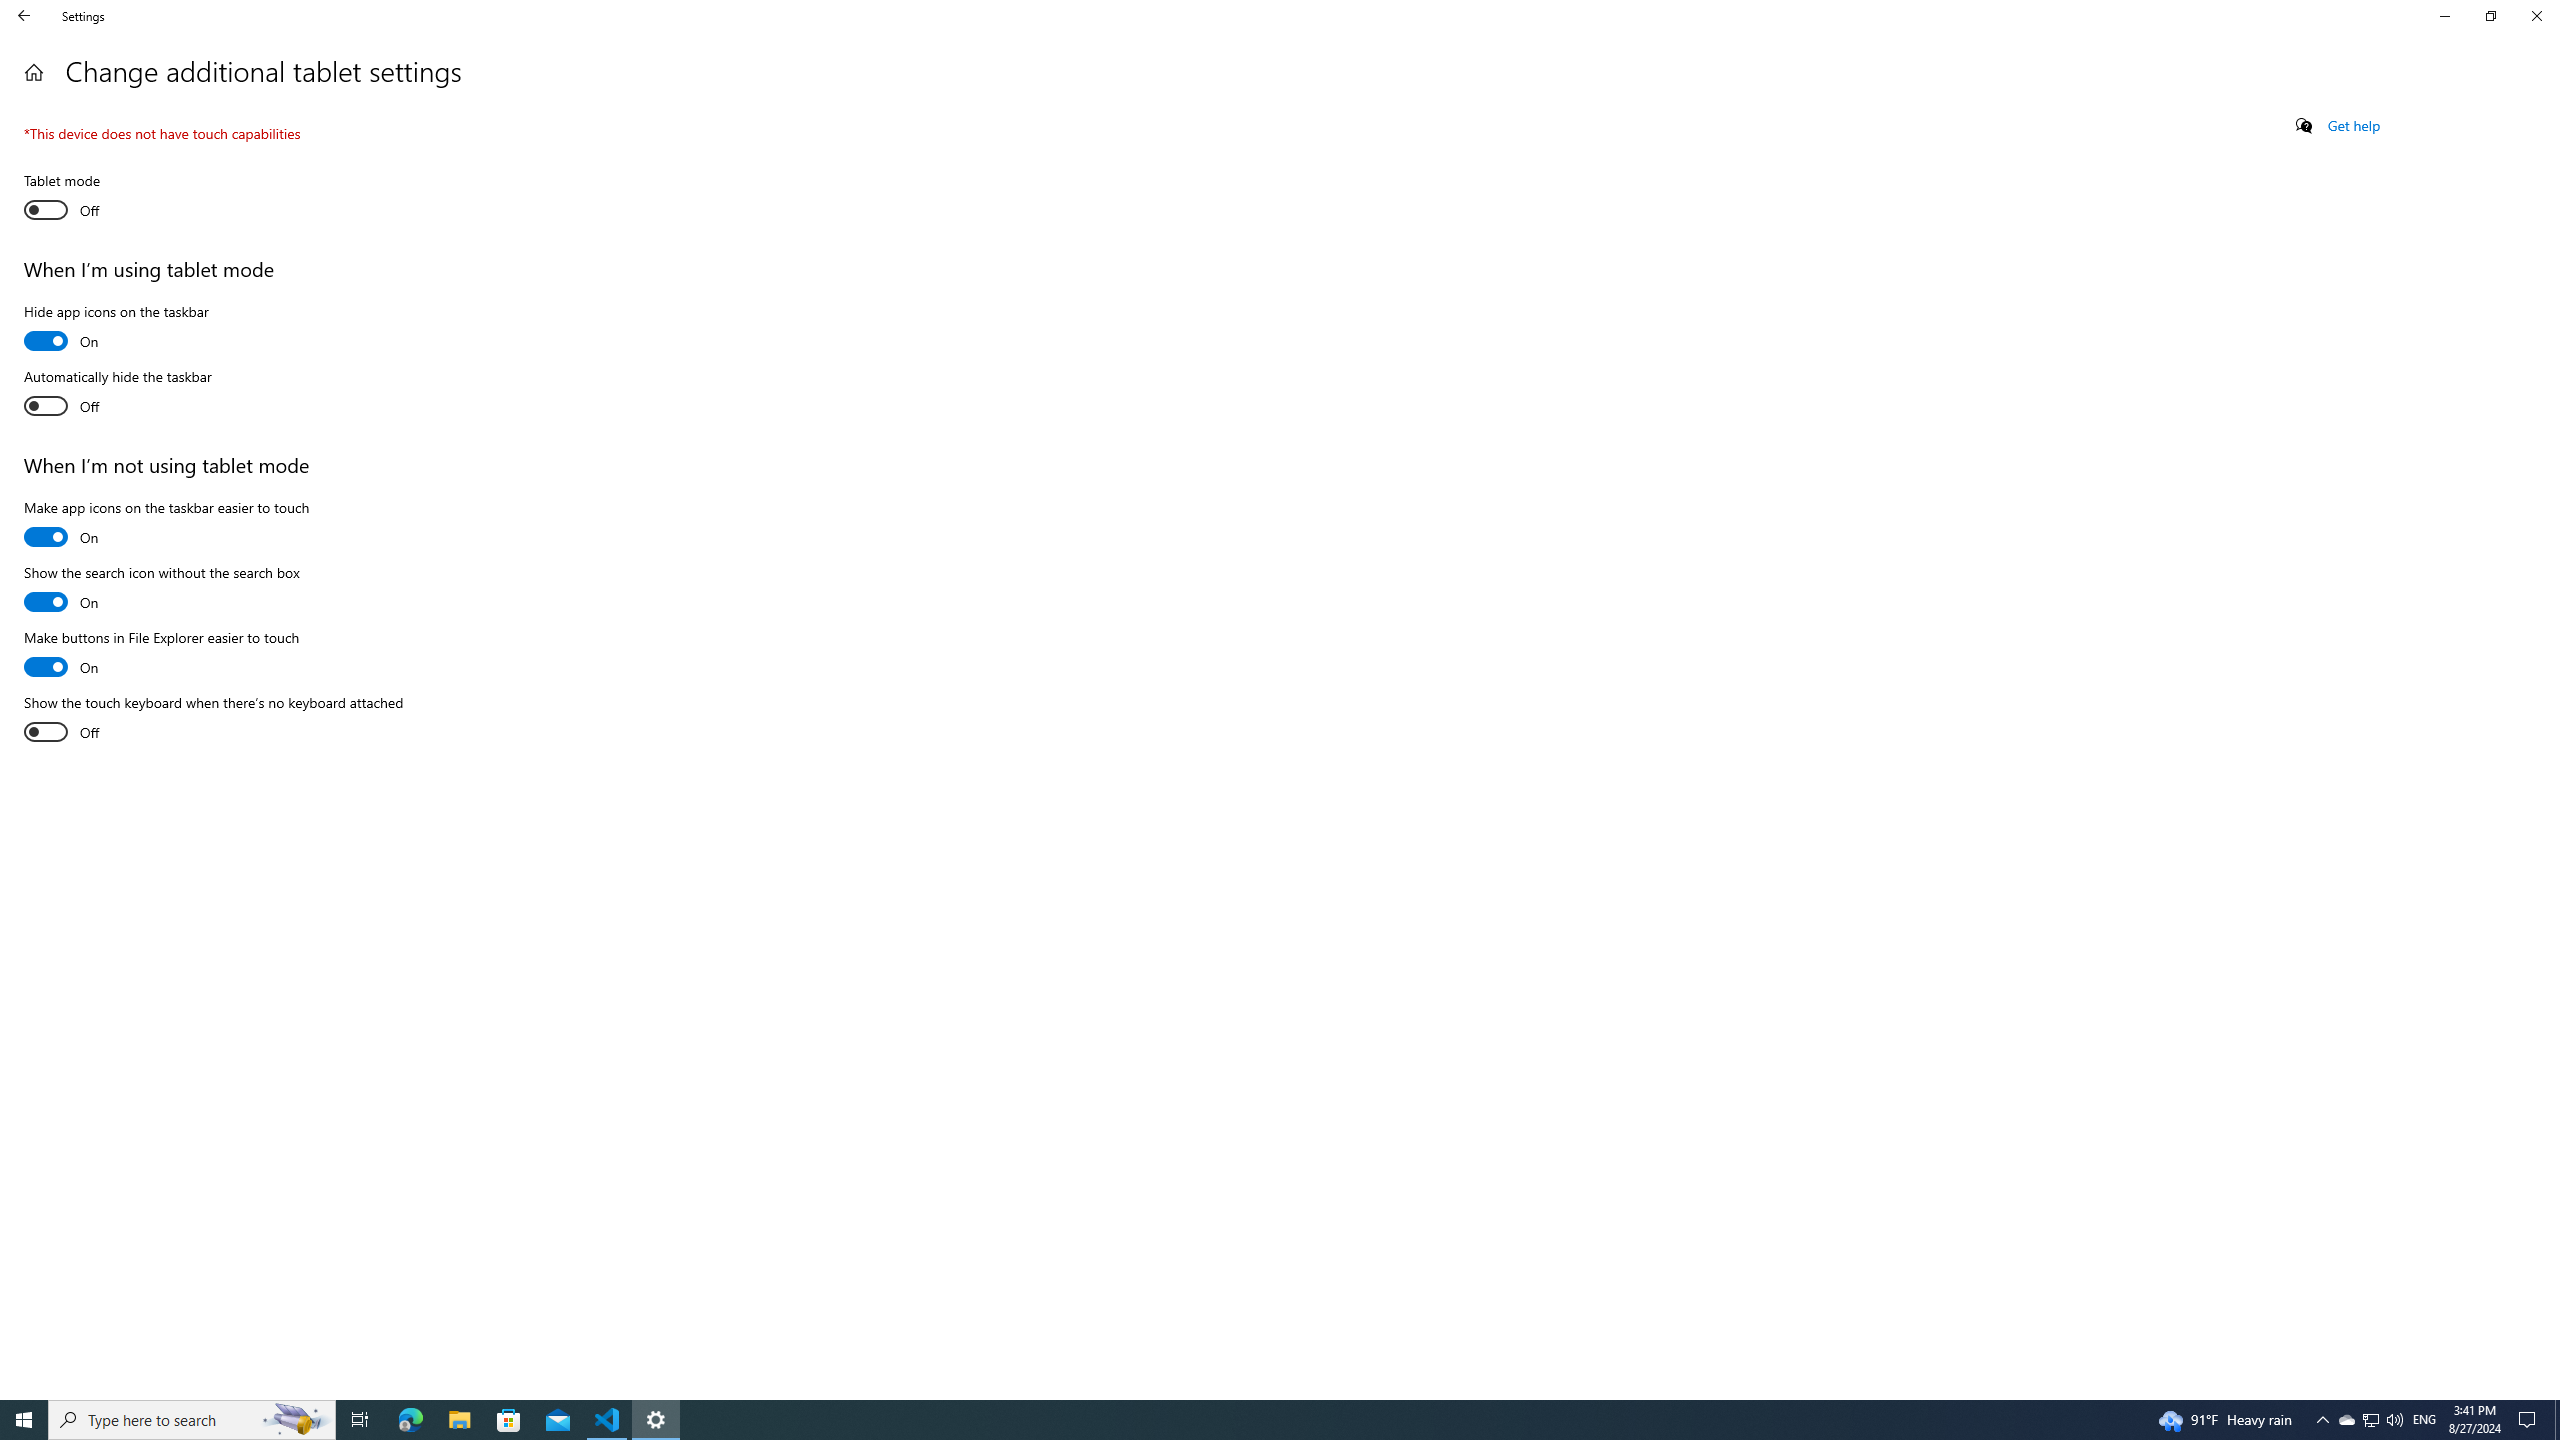  Describe the element at coordinates (117, 394) in the screenshot. I see `'Automatically hide the taskbar'` at that location.